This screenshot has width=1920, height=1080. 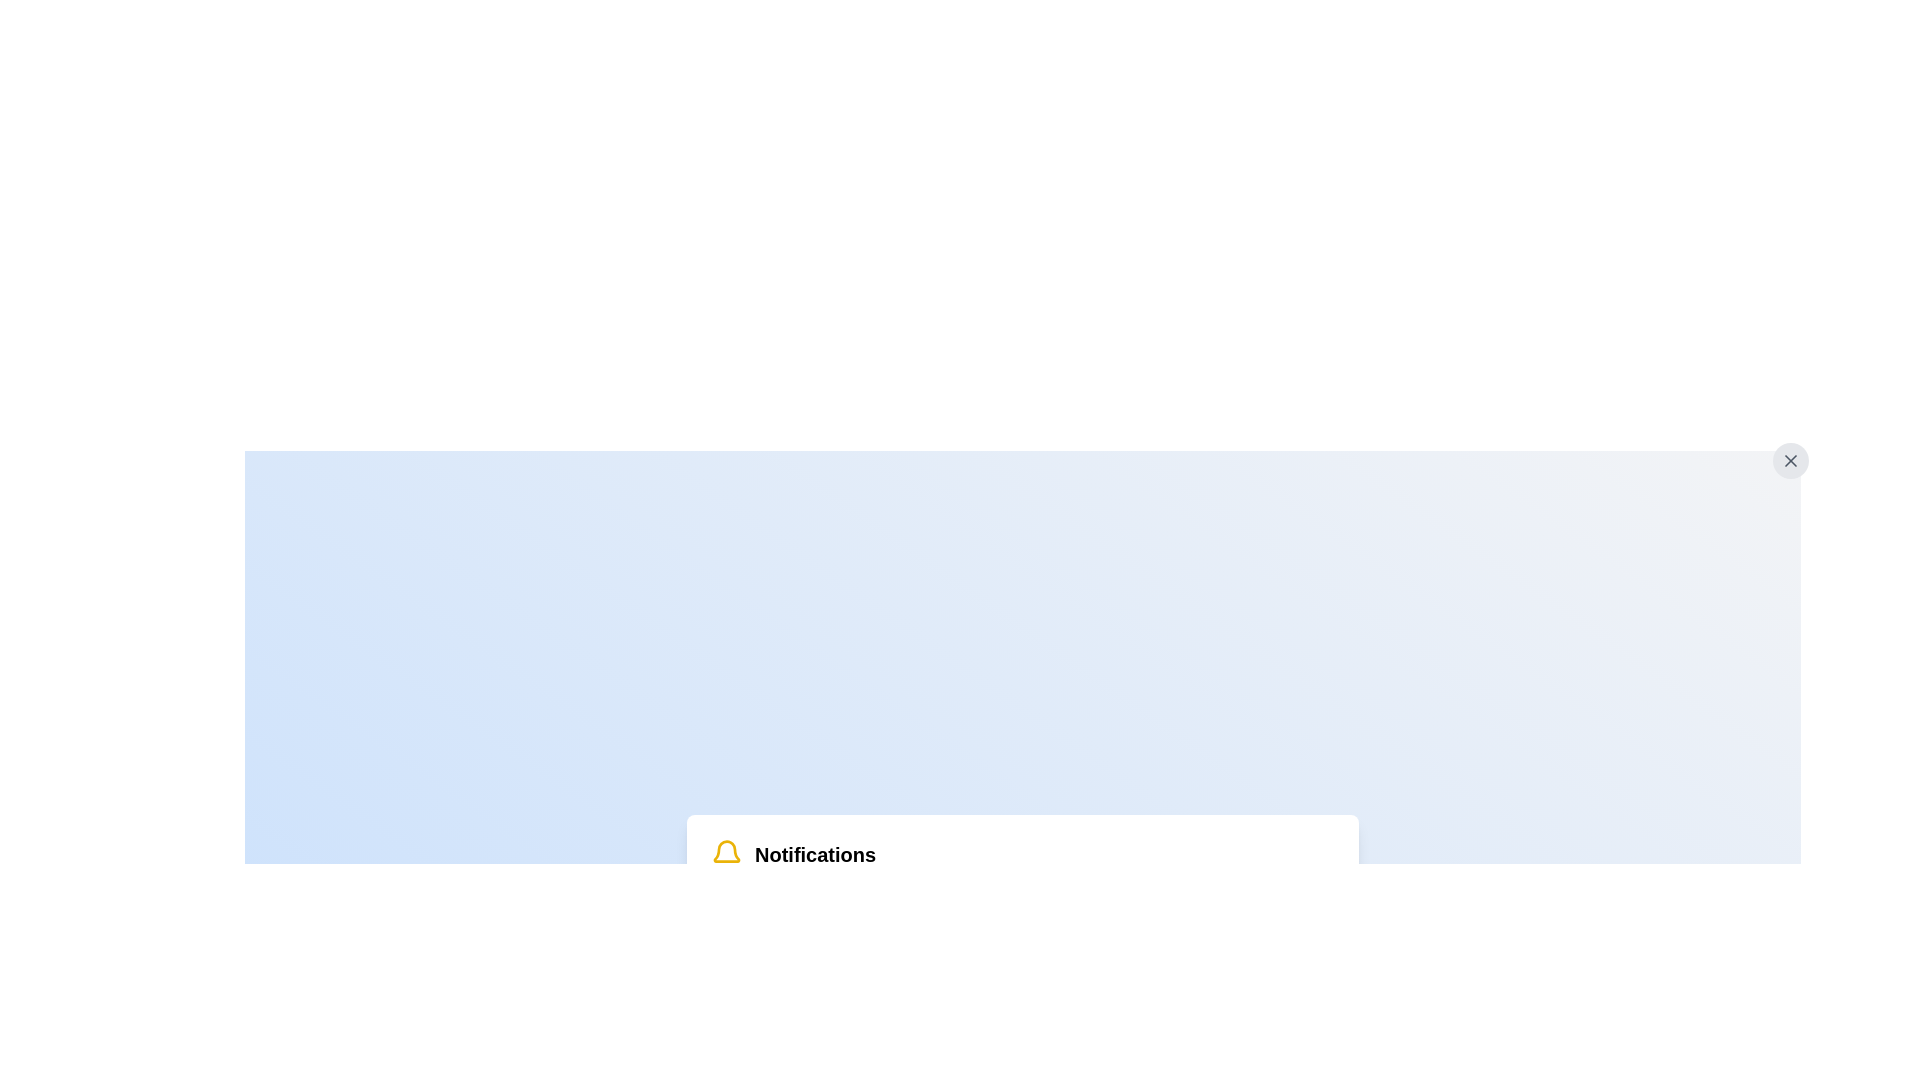 I want to click on the notification bell icon, which is the leftmost element in the group before the header text 'Notifications', so click(x=725, y=855).